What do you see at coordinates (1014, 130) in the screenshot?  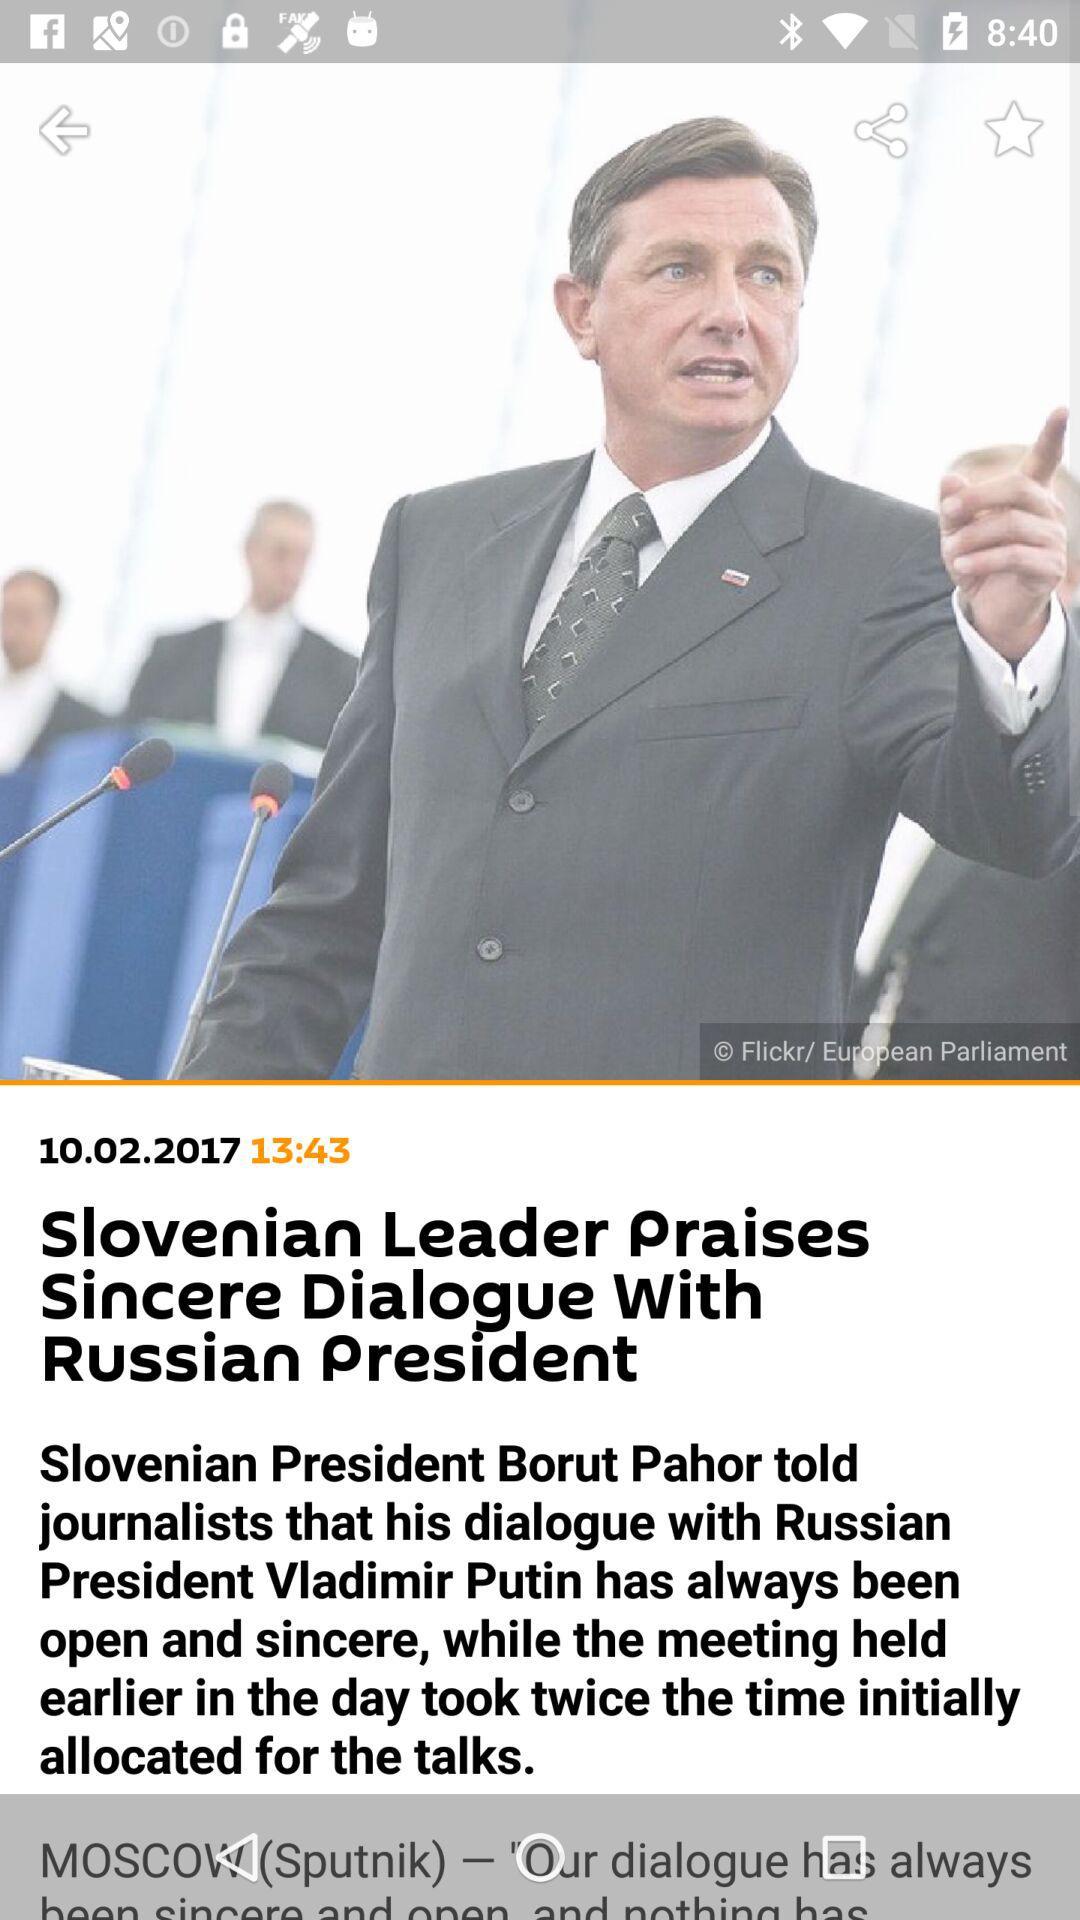 I see `the star icon` at bounding box center [1014, 130].